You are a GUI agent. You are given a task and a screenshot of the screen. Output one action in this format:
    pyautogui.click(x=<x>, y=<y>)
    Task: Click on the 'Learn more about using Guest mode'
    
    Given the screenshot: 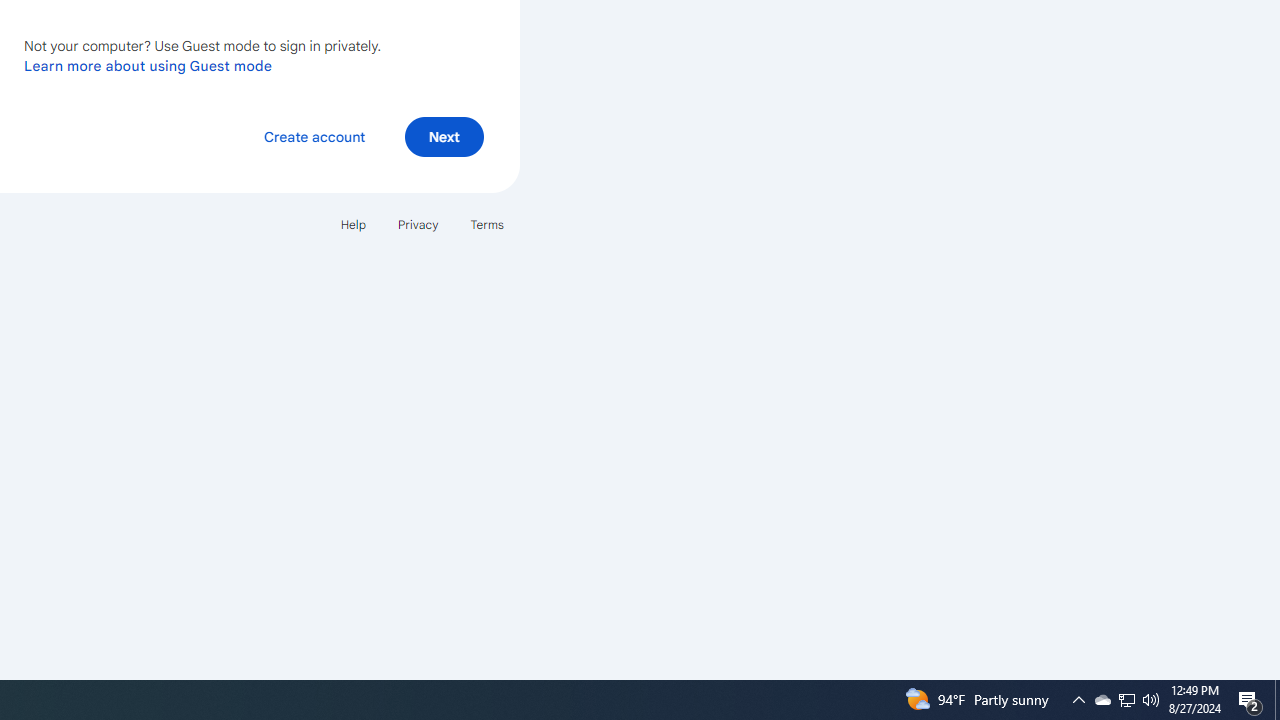 What is the action you would take?
    pyautogui.click(x=147, y=64)
    